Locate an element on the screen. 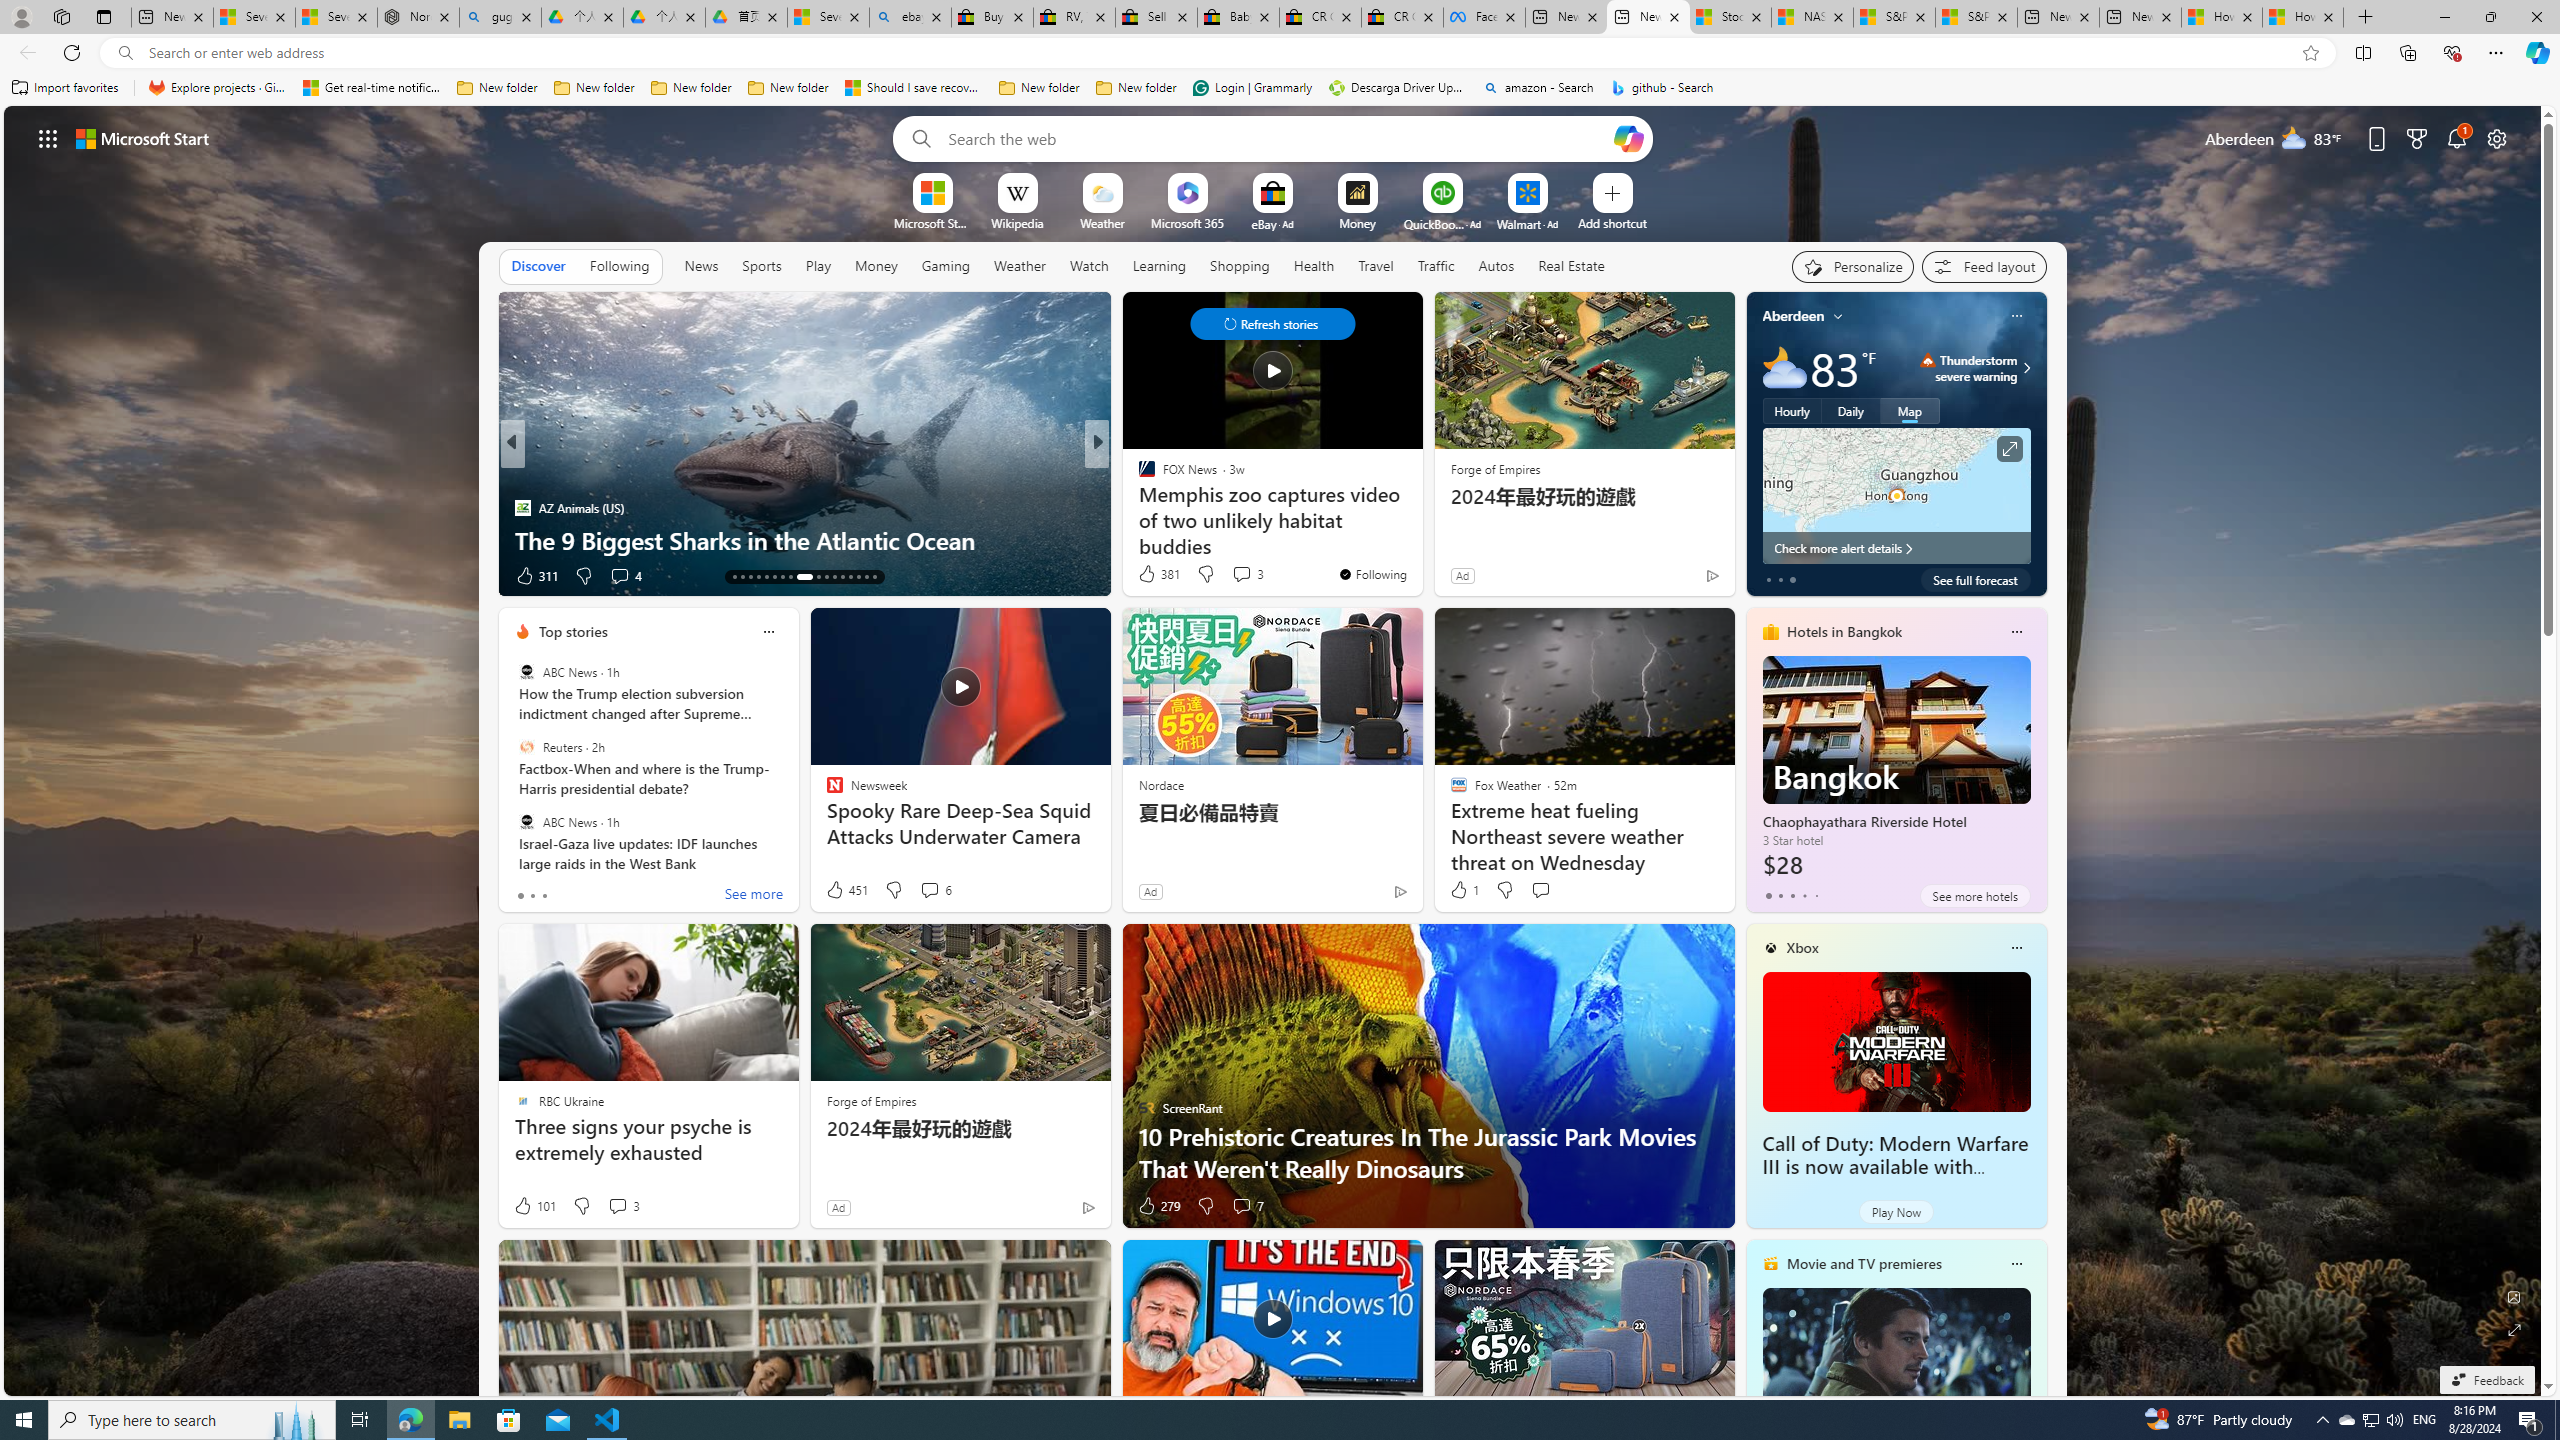 This screenshot has height=1440, width=2560. 'My location' is located at coordinates (1838, 315).